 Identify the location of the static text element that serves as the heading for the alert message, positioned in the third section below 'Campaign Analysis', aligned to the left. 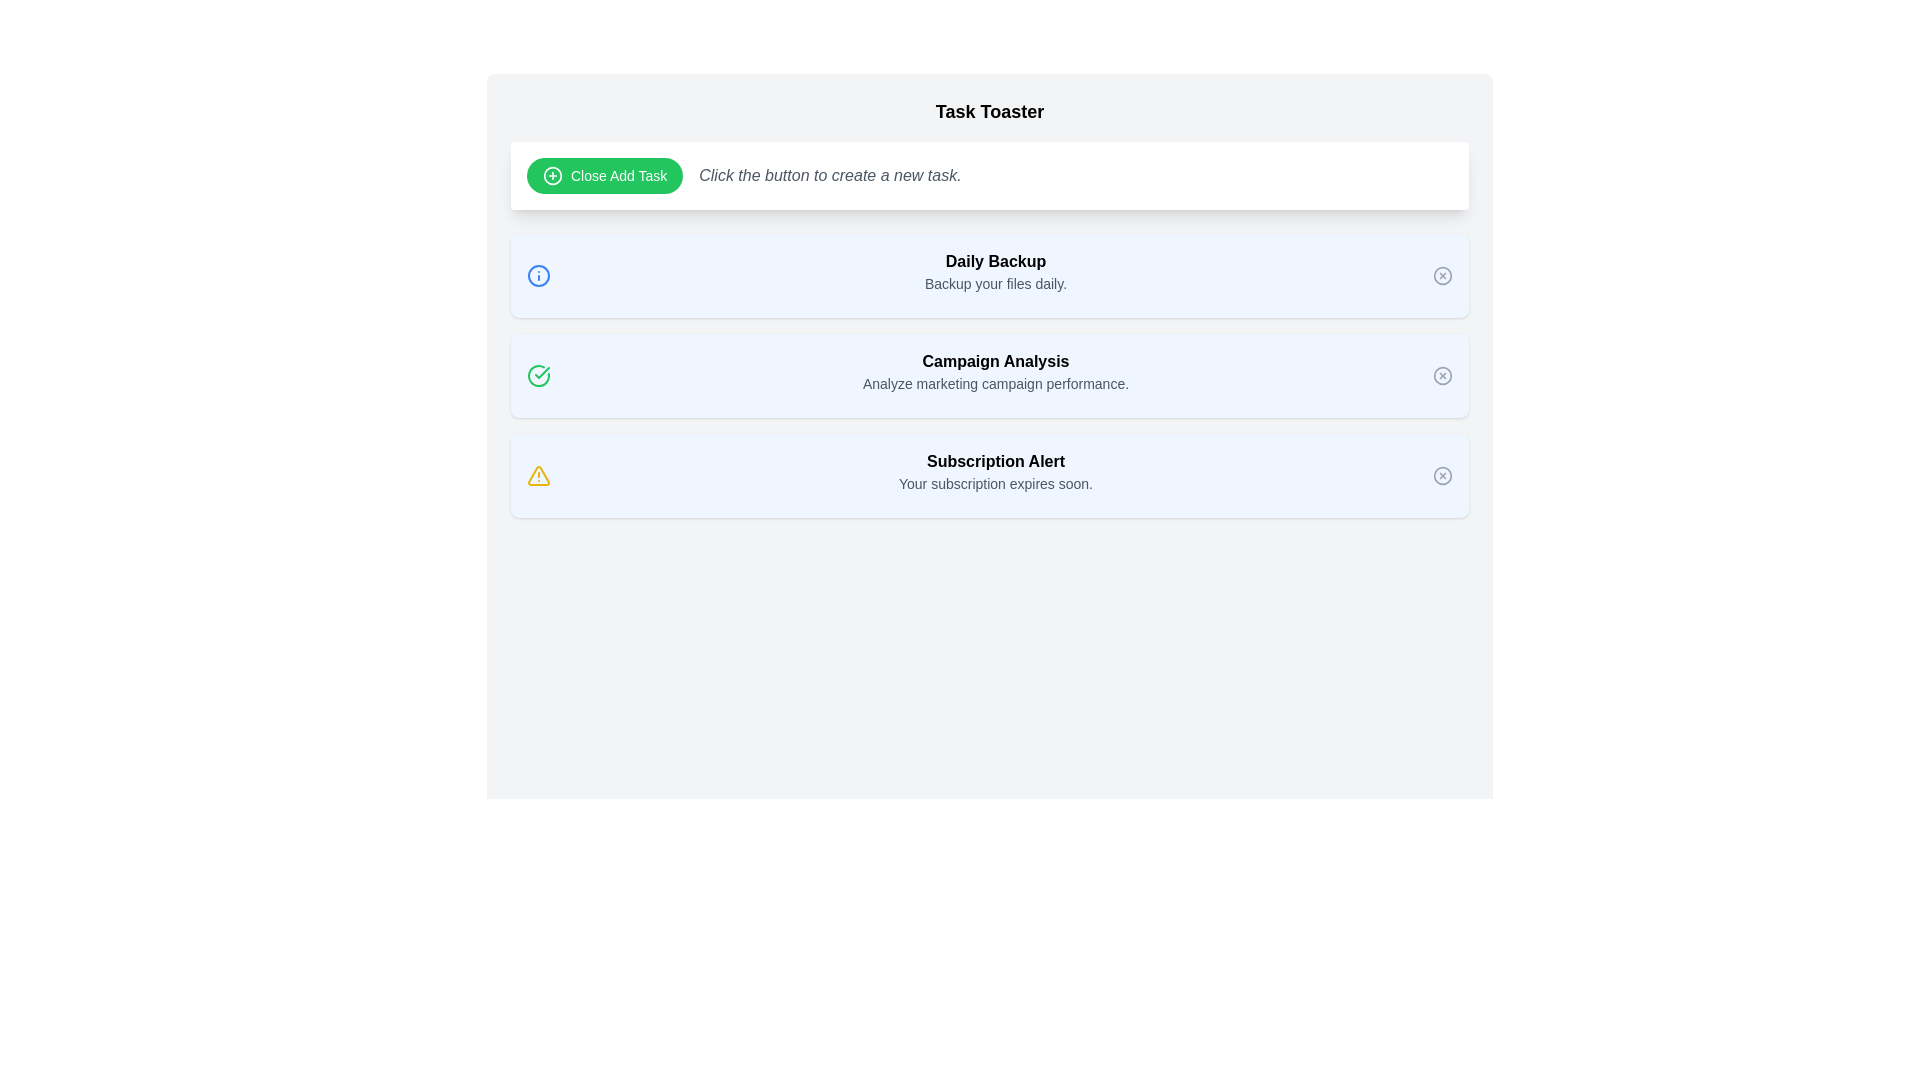
(996, 462).